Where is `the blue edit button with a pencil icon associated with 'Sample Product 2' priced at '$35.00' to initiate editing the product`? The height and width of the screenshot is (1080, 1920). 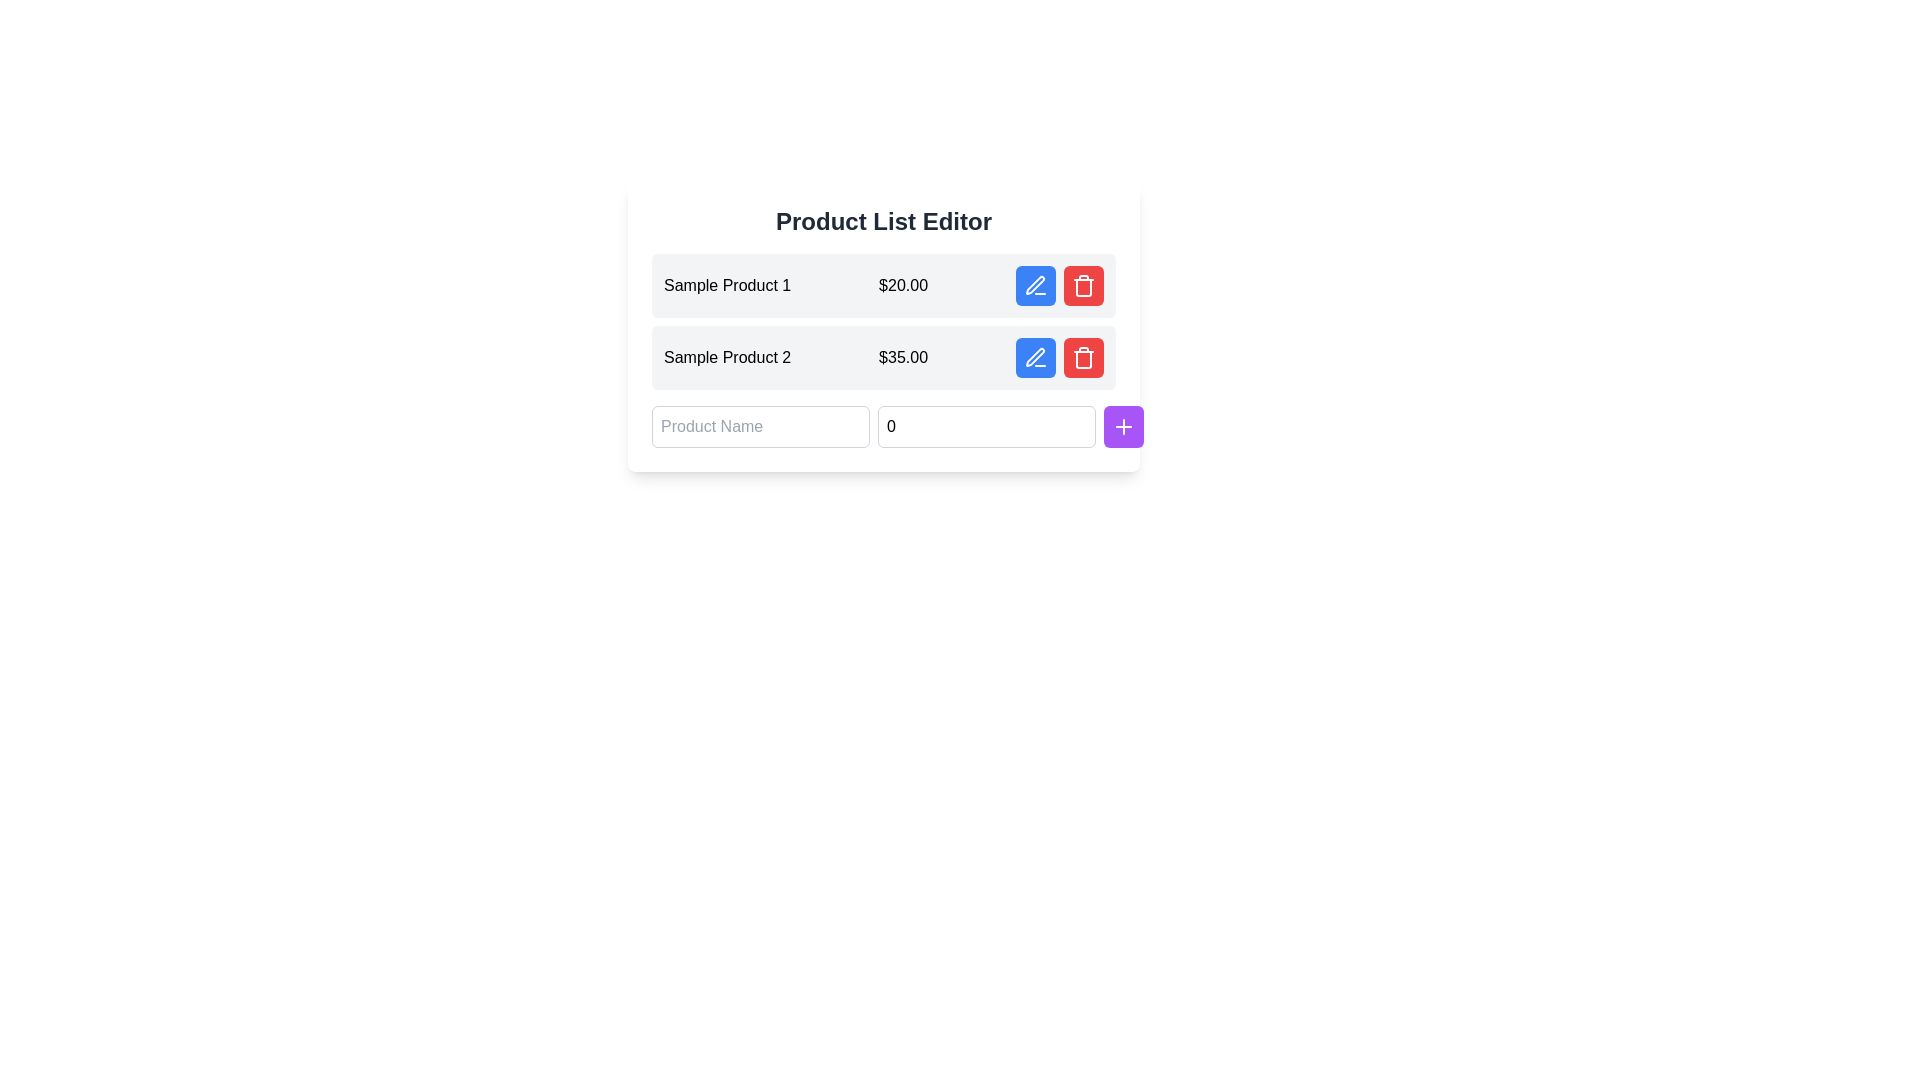
the blue edit button with a pencil icon associated with 'Sample Product 2' priced at '$35.00' to initiate editing the product is located at coordinates (1059, 357).